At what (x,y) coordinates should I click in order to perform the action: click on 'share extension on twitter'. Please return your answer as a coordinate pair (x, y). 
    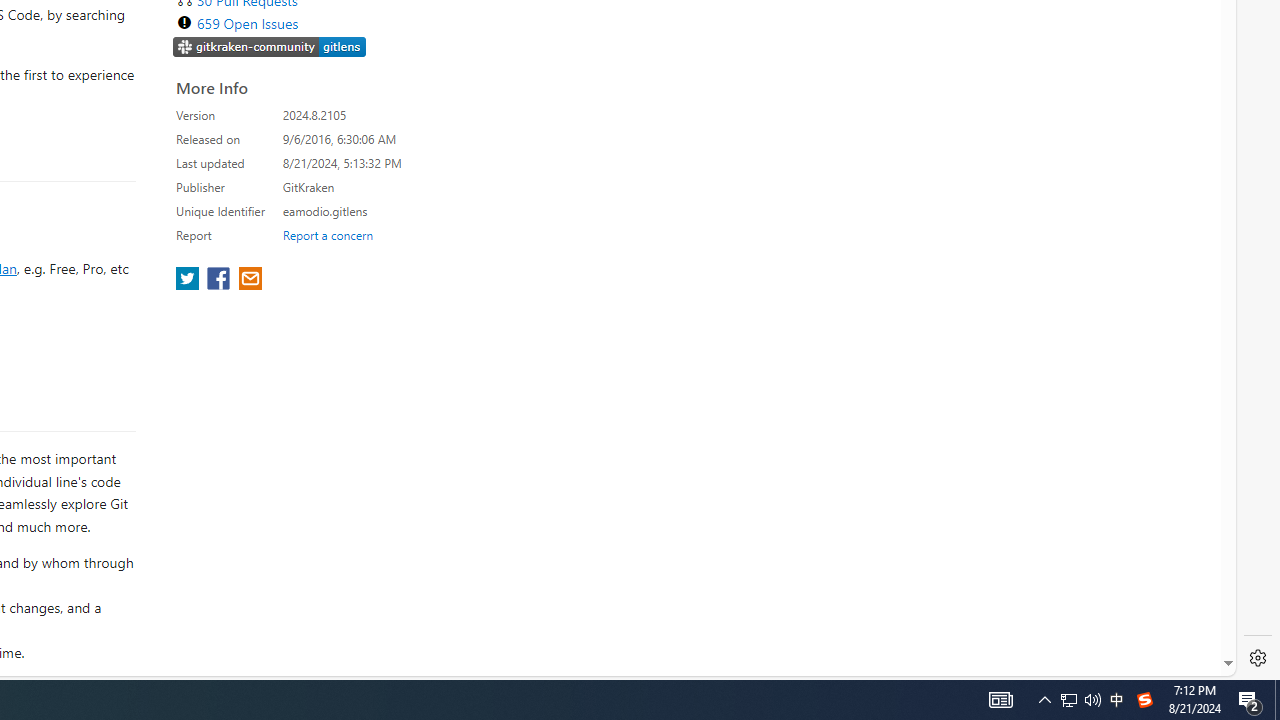
    Looking at the image, I should click on (190, 280).